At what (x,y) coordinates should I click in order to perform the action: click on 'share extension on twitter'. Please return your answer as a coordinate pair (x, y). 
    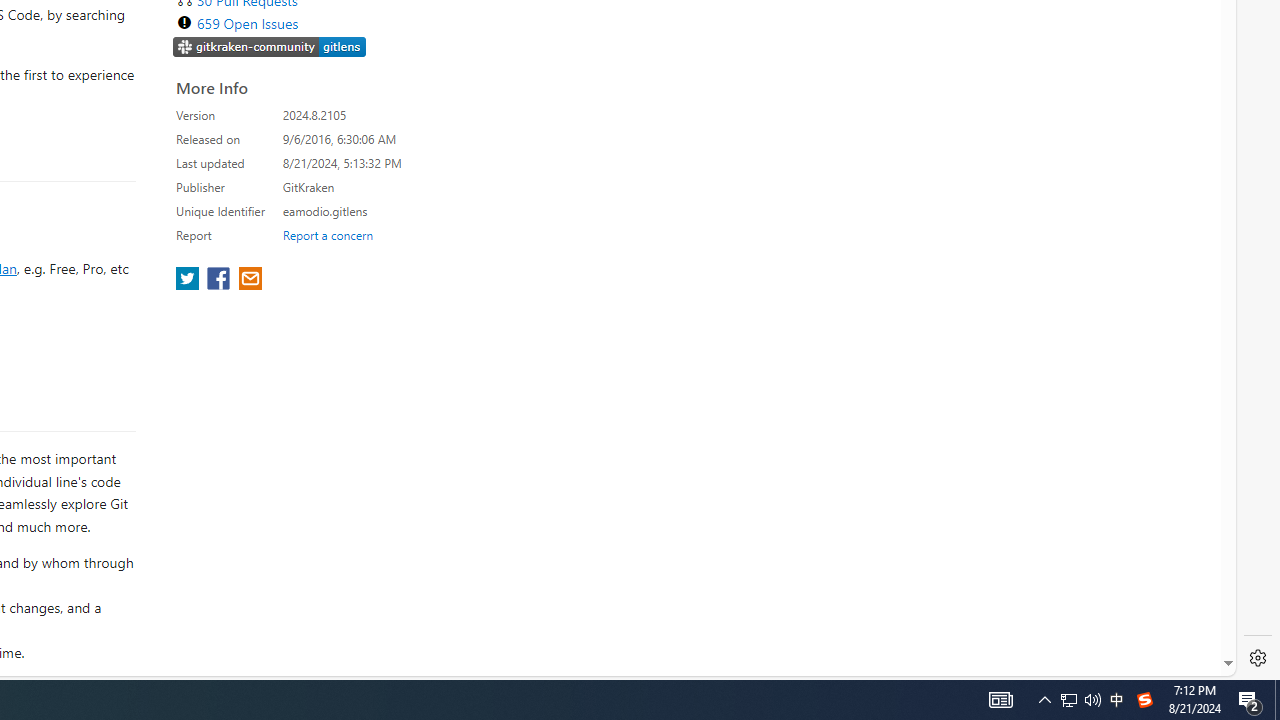
    Looking at the image, I should click on (190, 280).